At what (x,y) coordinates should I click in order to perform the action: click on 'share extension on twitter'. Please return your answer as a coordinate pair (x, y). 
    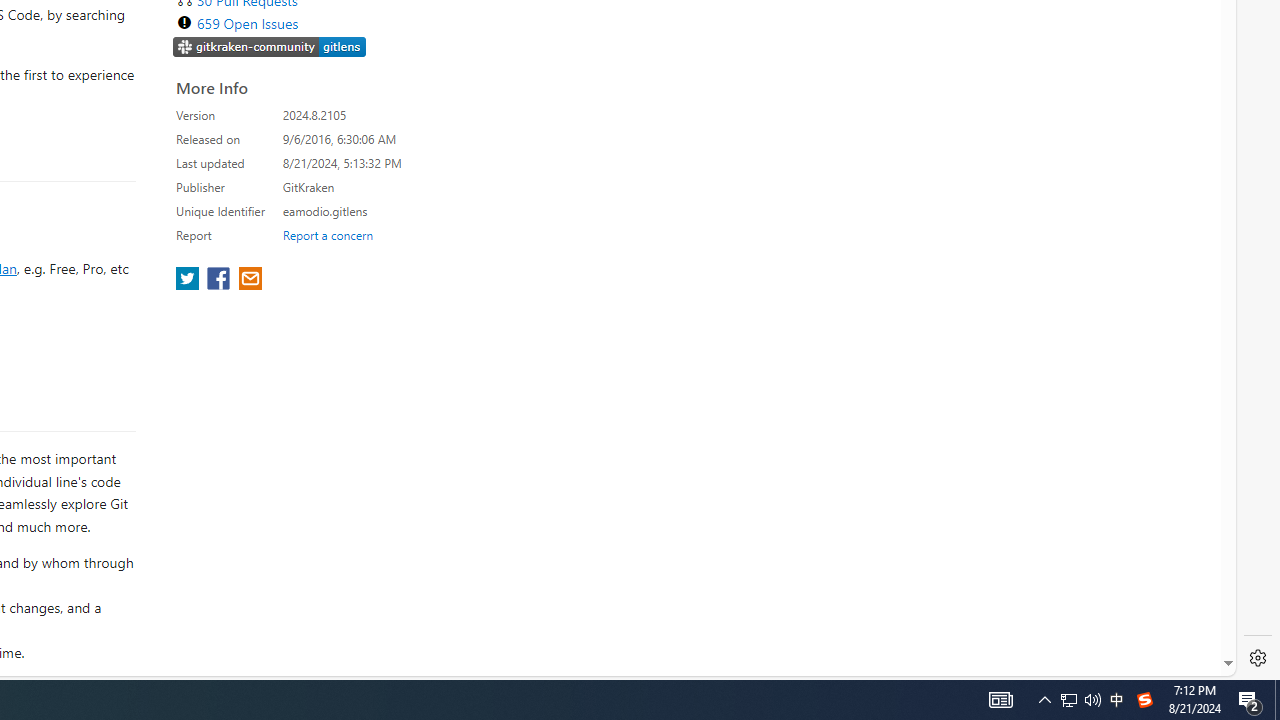
    Looking at the image, I should click on (190, 280).